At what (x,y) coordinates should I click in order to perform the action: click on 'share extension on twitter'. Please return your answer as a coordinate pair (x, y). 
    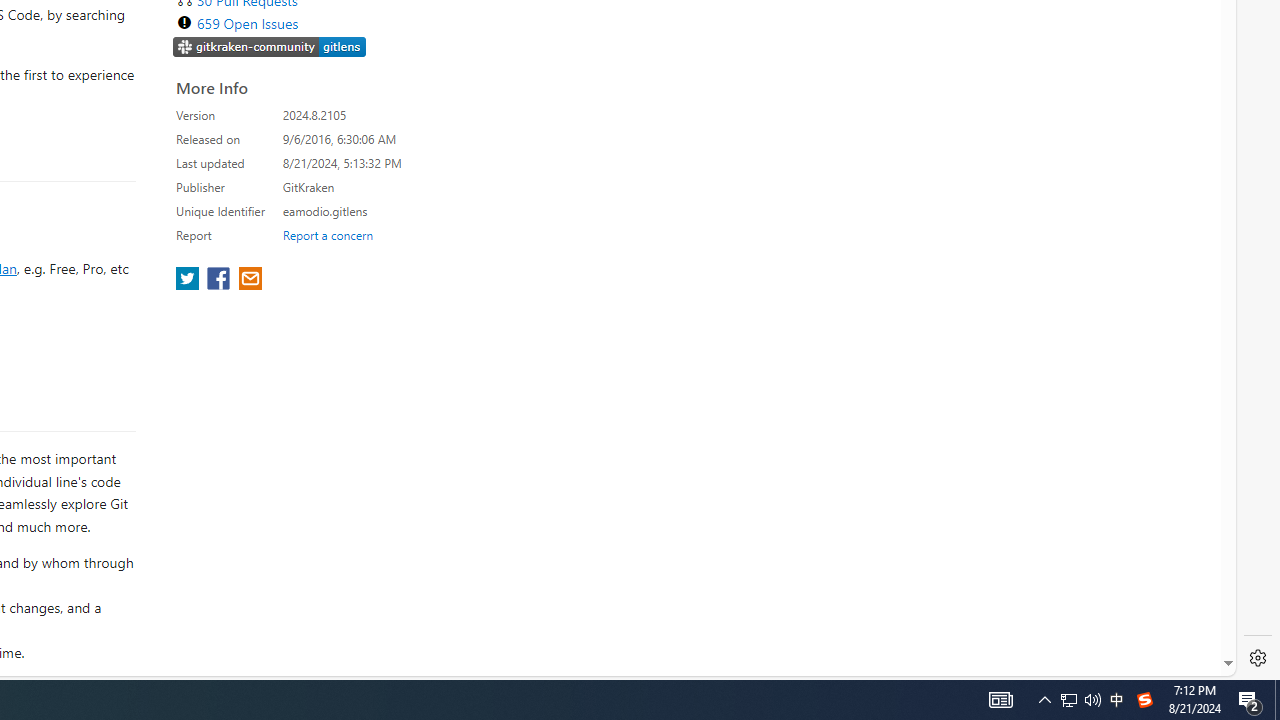
    Looking at the image, I should click on (190, 280).